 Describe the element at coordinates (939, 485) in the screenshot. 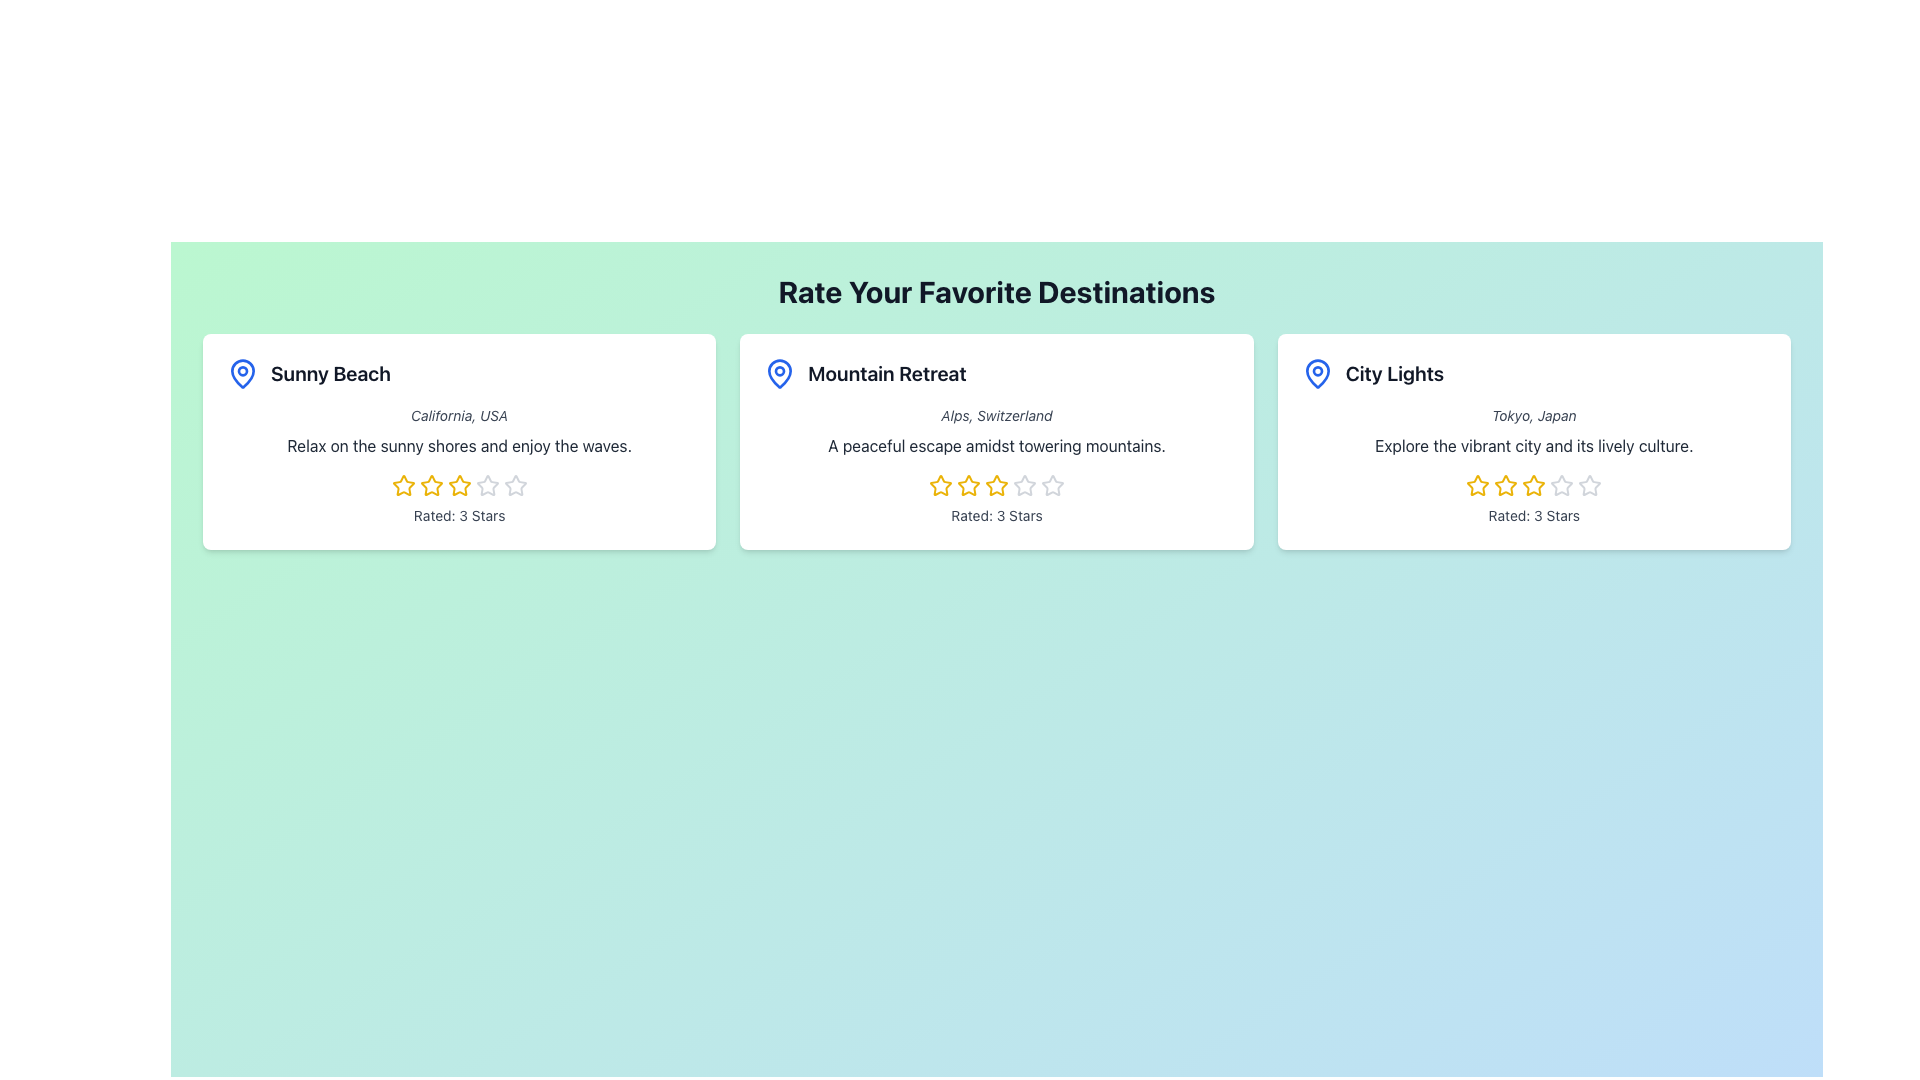

I see `the first hollow star-shaped icon in the five-star rating system under the 'Mountain Retreat' card, which is styled in yellow and has a hollow center` at that location.